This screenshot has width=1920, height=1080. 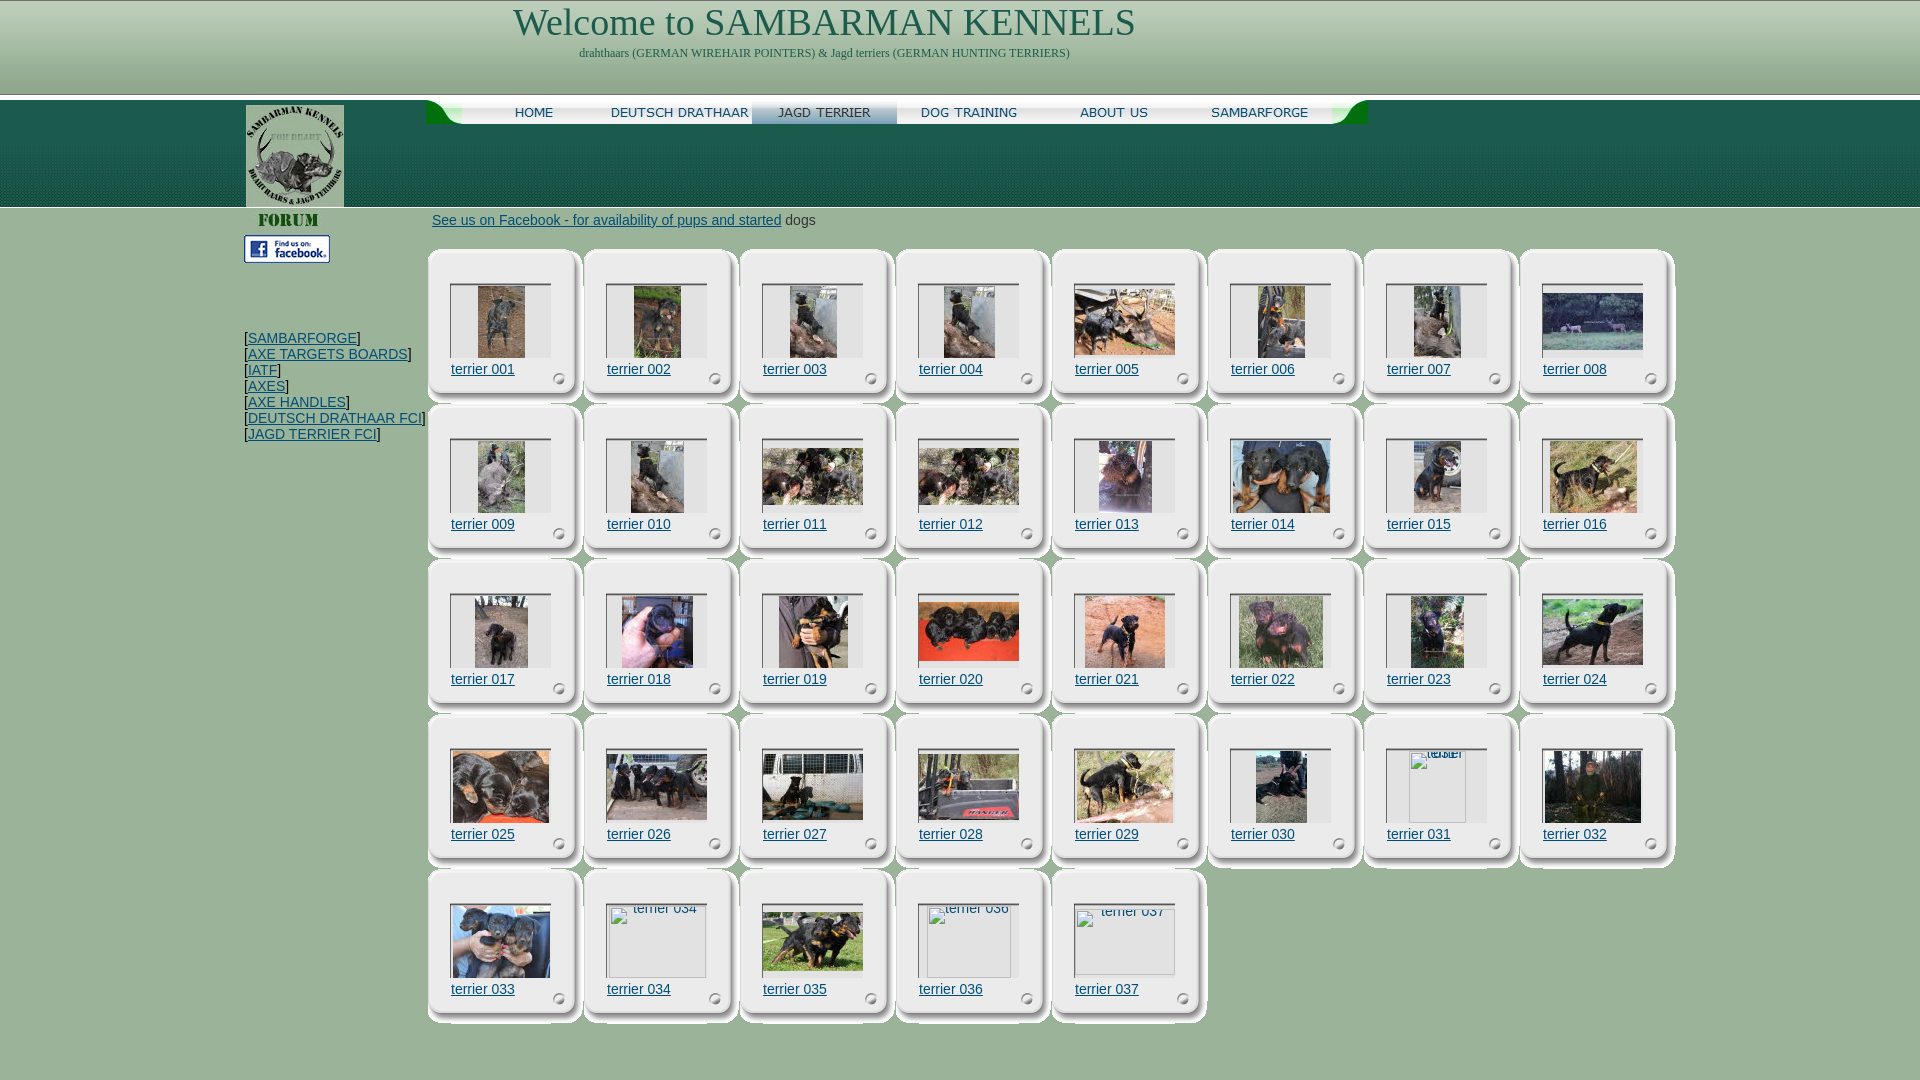 I want to click on 'terrier 024', so click(x=1573, y=677).